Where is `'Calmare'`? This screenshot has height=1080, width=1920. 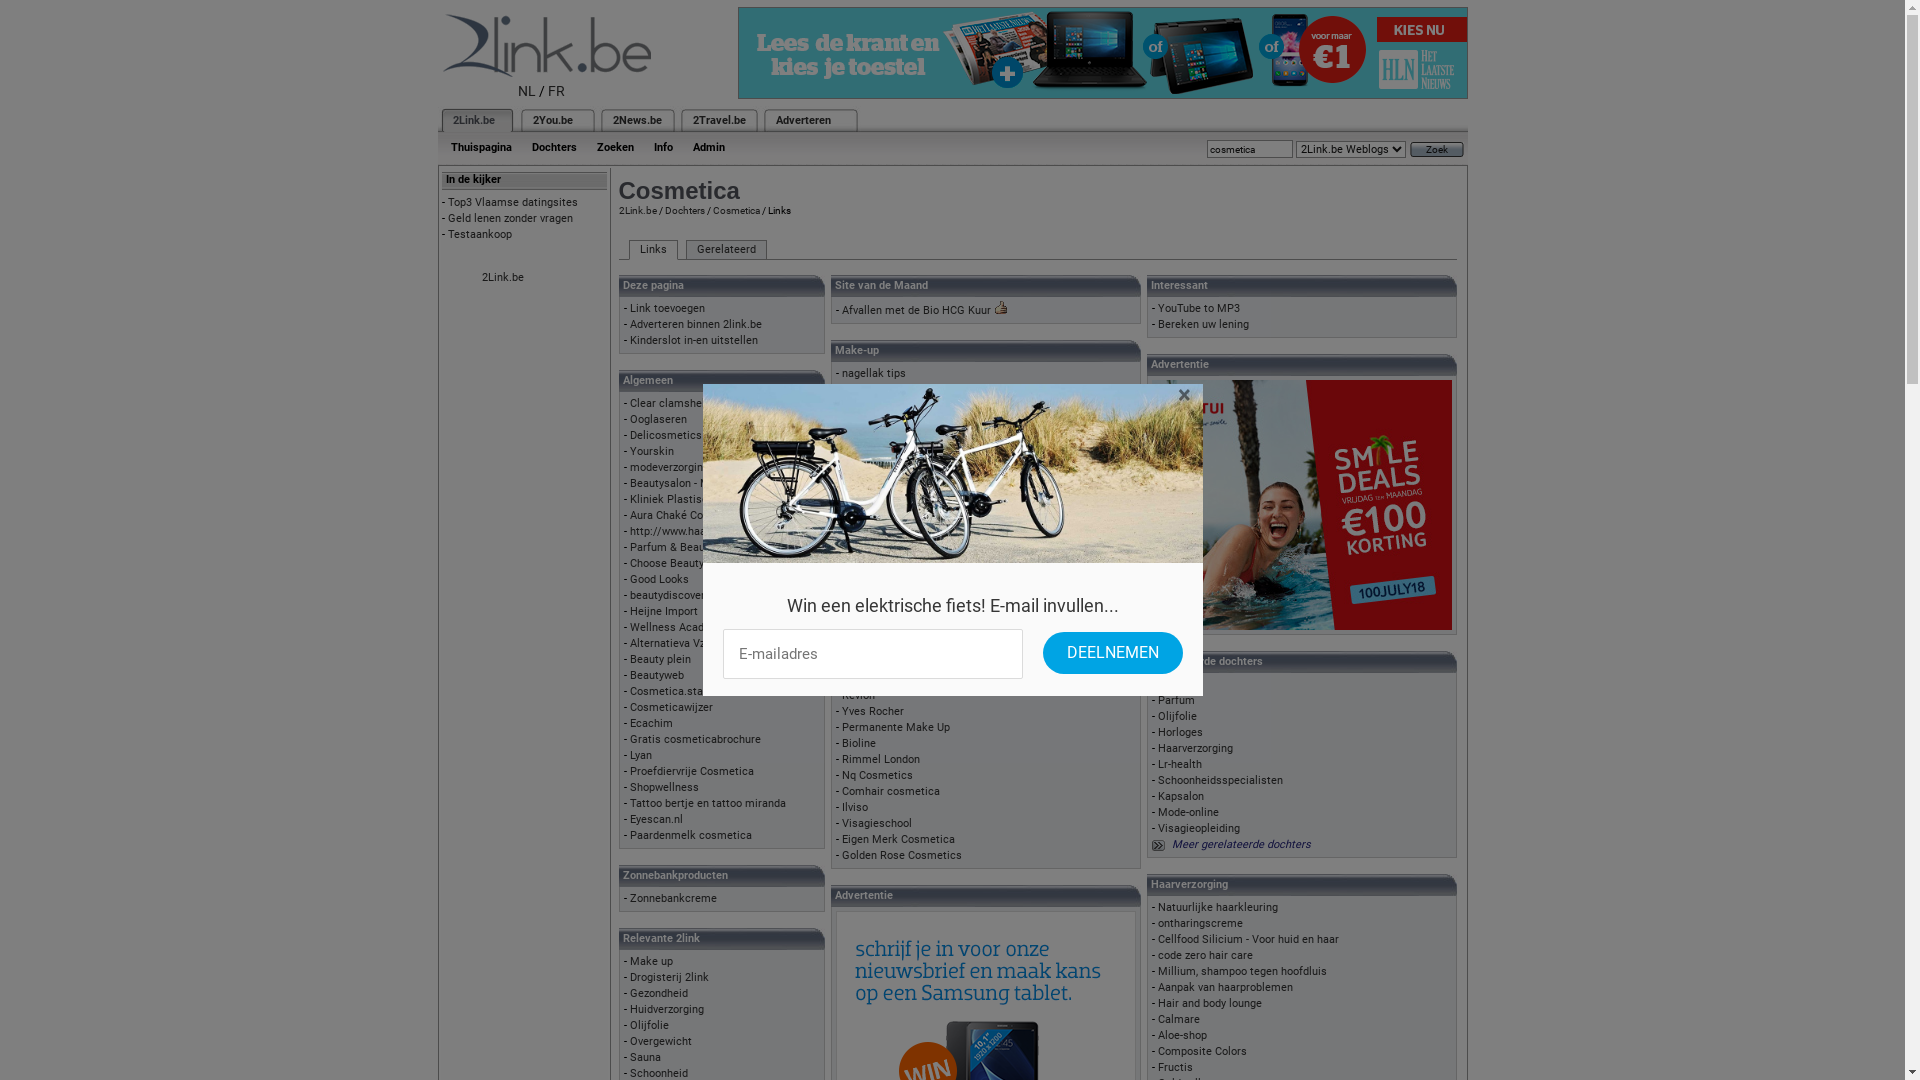 'Calmare' is located at coordinates (1179, 1019).